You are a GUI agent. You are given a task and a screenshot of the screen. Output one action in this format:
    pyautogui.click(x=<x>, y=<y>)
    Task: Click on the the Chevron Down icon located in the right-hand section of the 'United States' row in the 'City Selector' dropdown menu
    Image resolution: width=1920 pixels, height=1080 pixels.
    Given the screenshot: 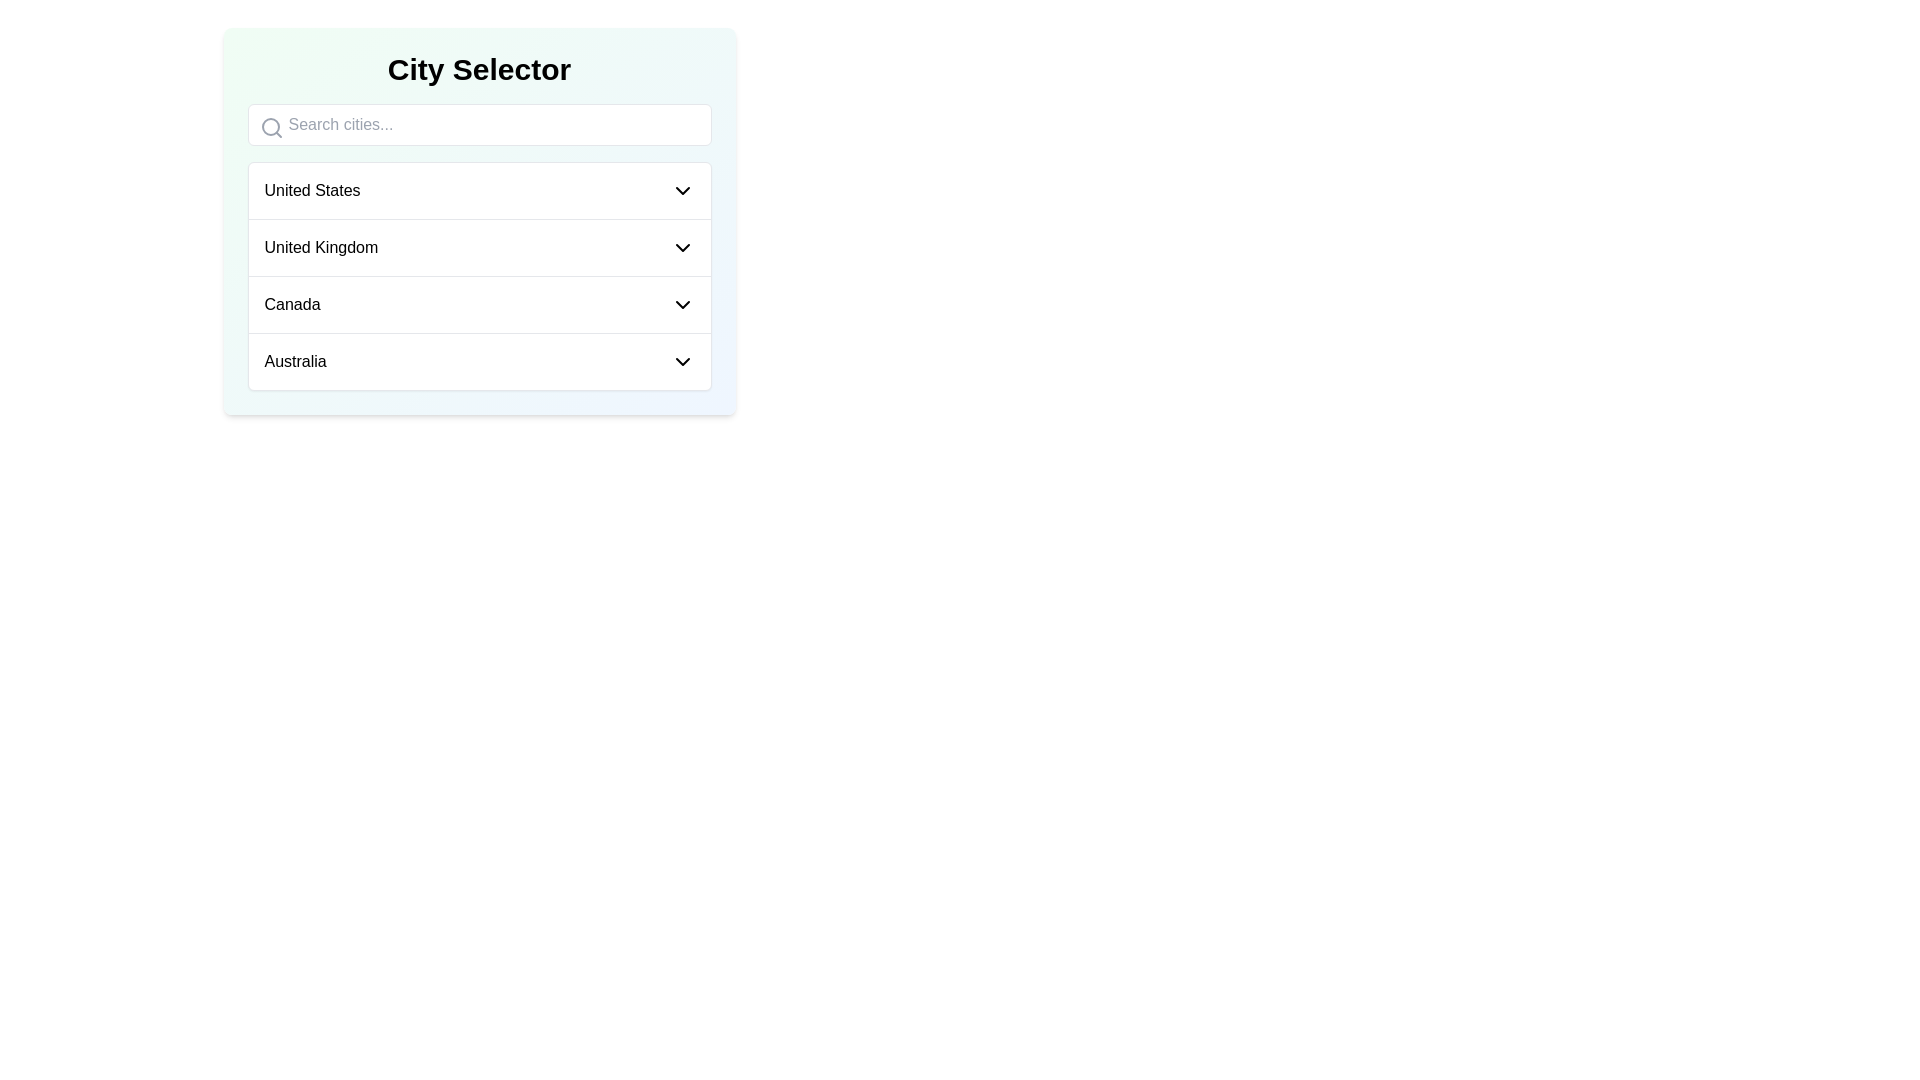 What is the action you would take?
    pyautogui.click(x=682, y=191)
    